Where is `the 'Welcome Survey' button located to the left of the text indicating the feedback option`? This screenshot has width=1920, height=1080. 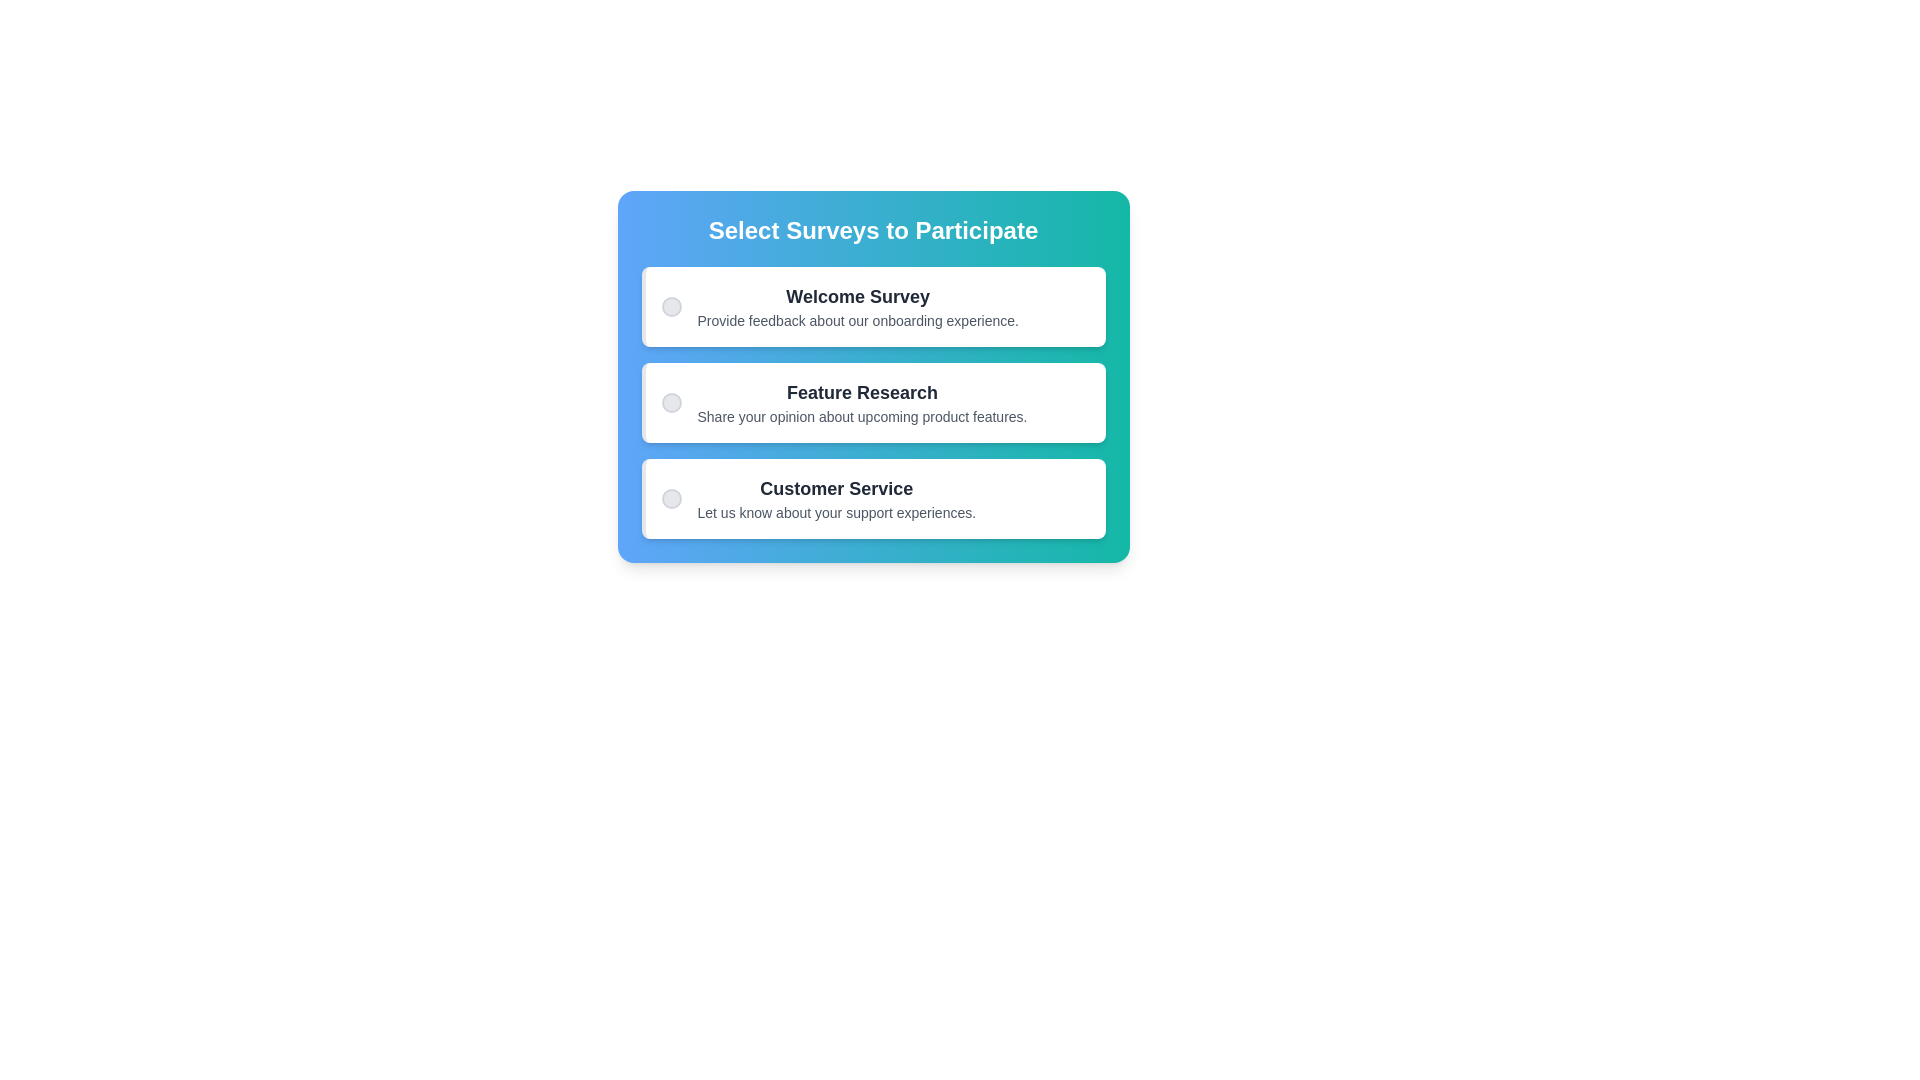
the 'Welcome Survey' button located to the left of the text indicating the feedback option is located at coordinates (671, 307).